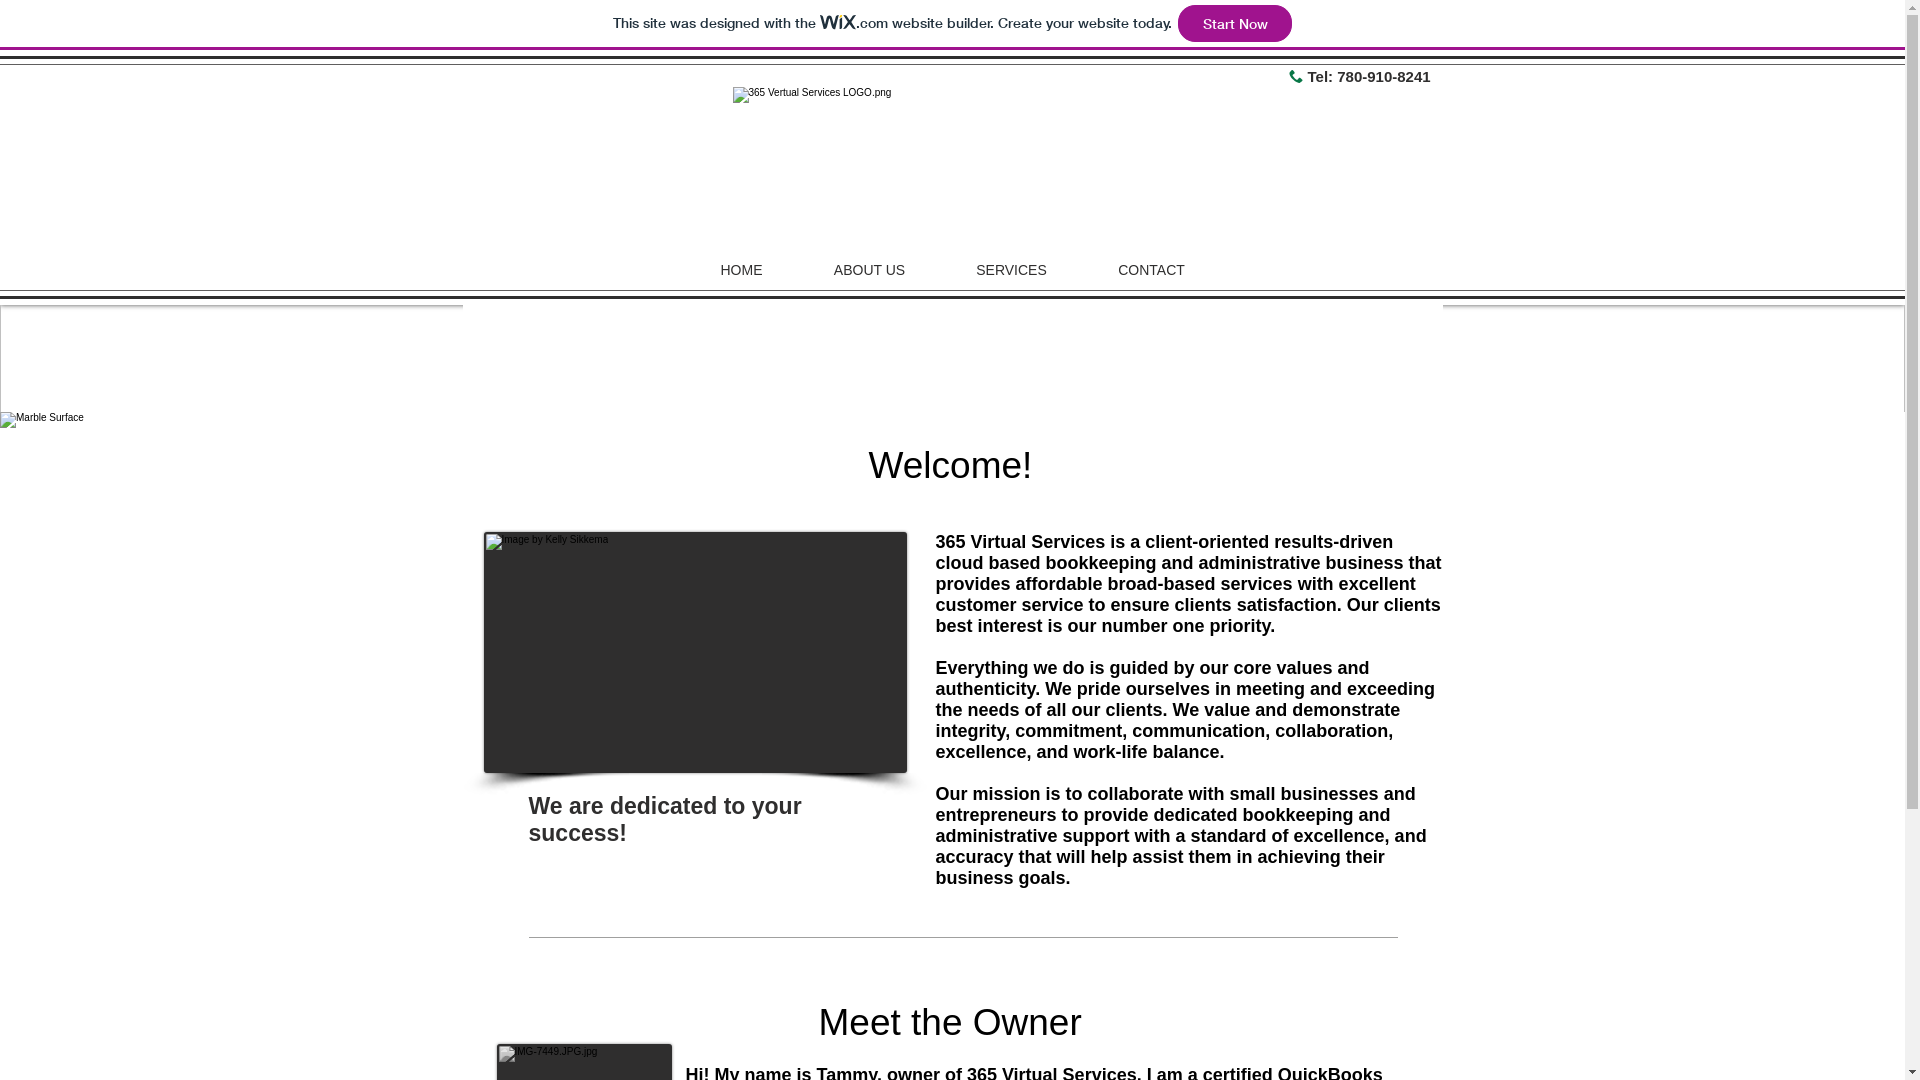 This screenshot has width=1920, height=1080. What do you see at coordinates (1011, 270) in the screenshot?
I see `'SERVICES'` at bounding box center [1011, 270].